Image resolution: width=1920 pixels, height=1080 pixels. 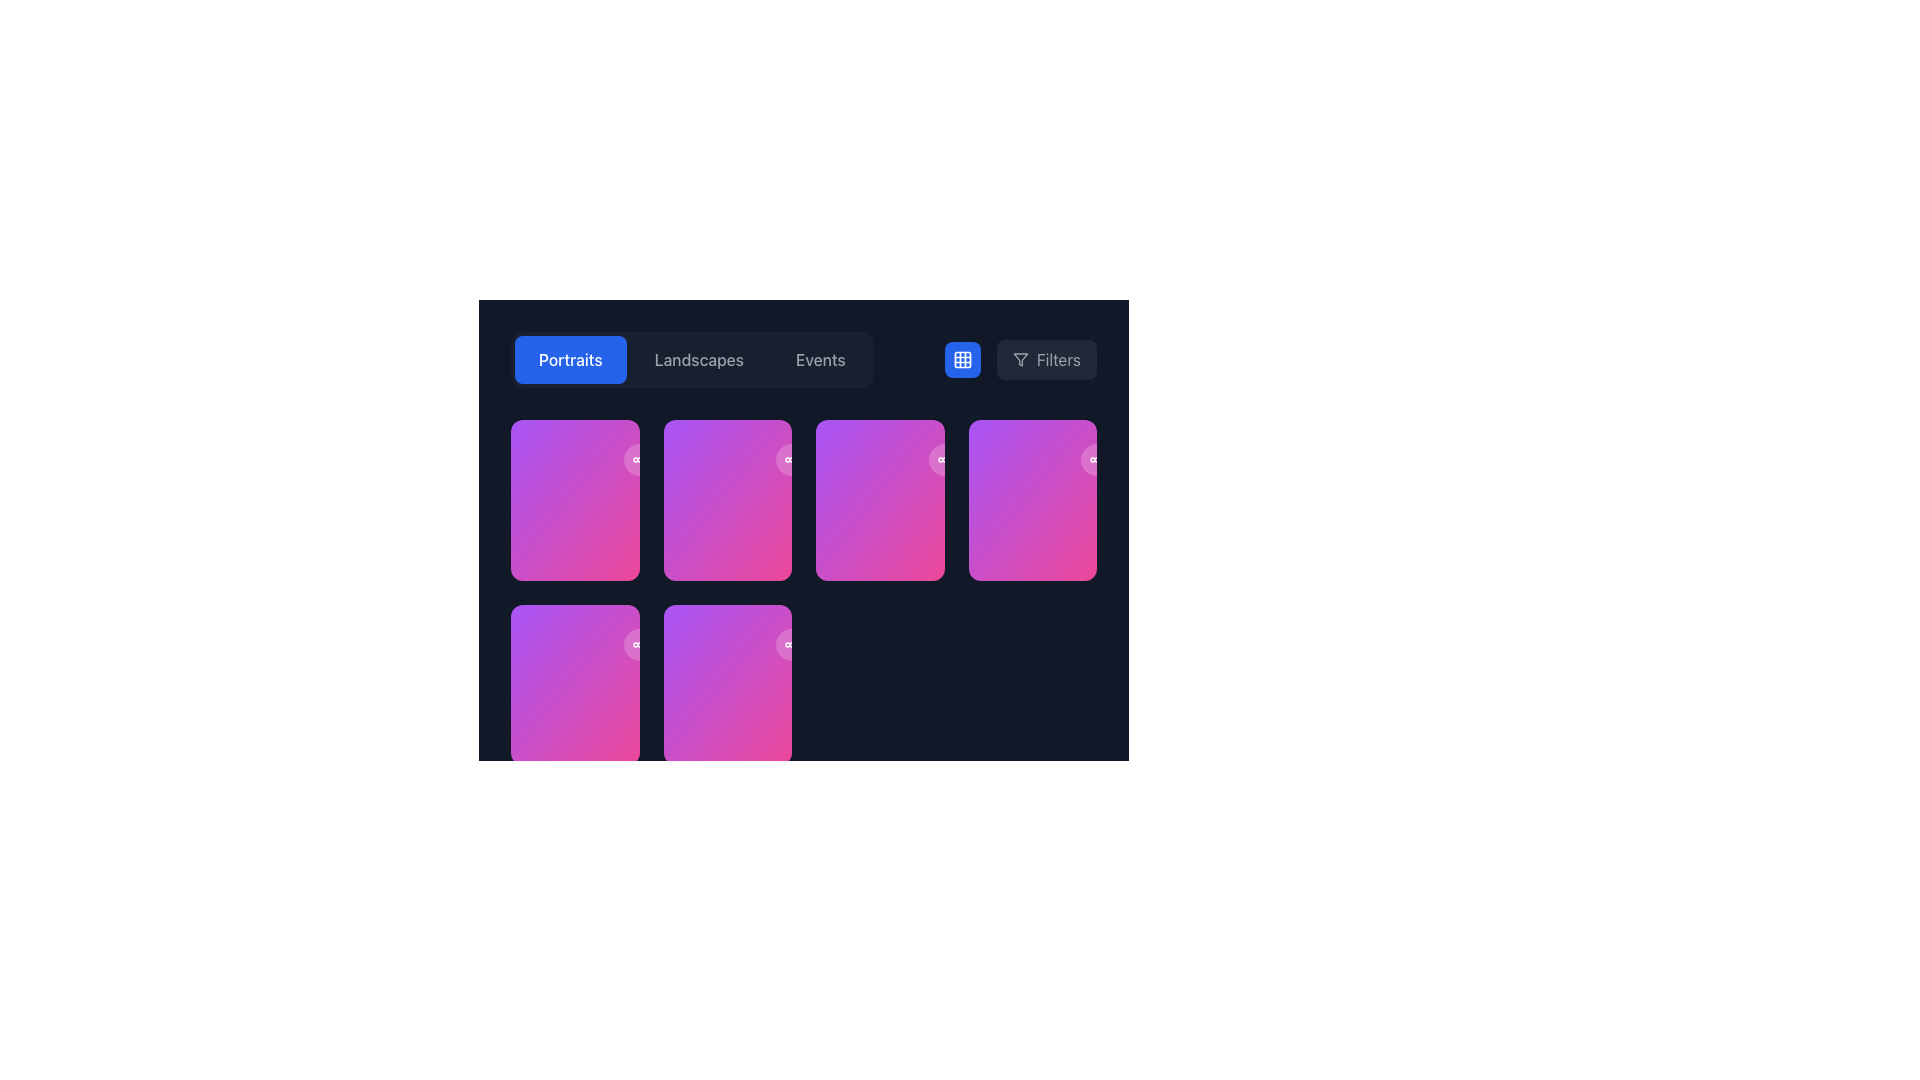 I want to click on the circular share button located on the right side of the card in the second row, first column of the grid layout to initiate sharing, so click(x=791, y=459).